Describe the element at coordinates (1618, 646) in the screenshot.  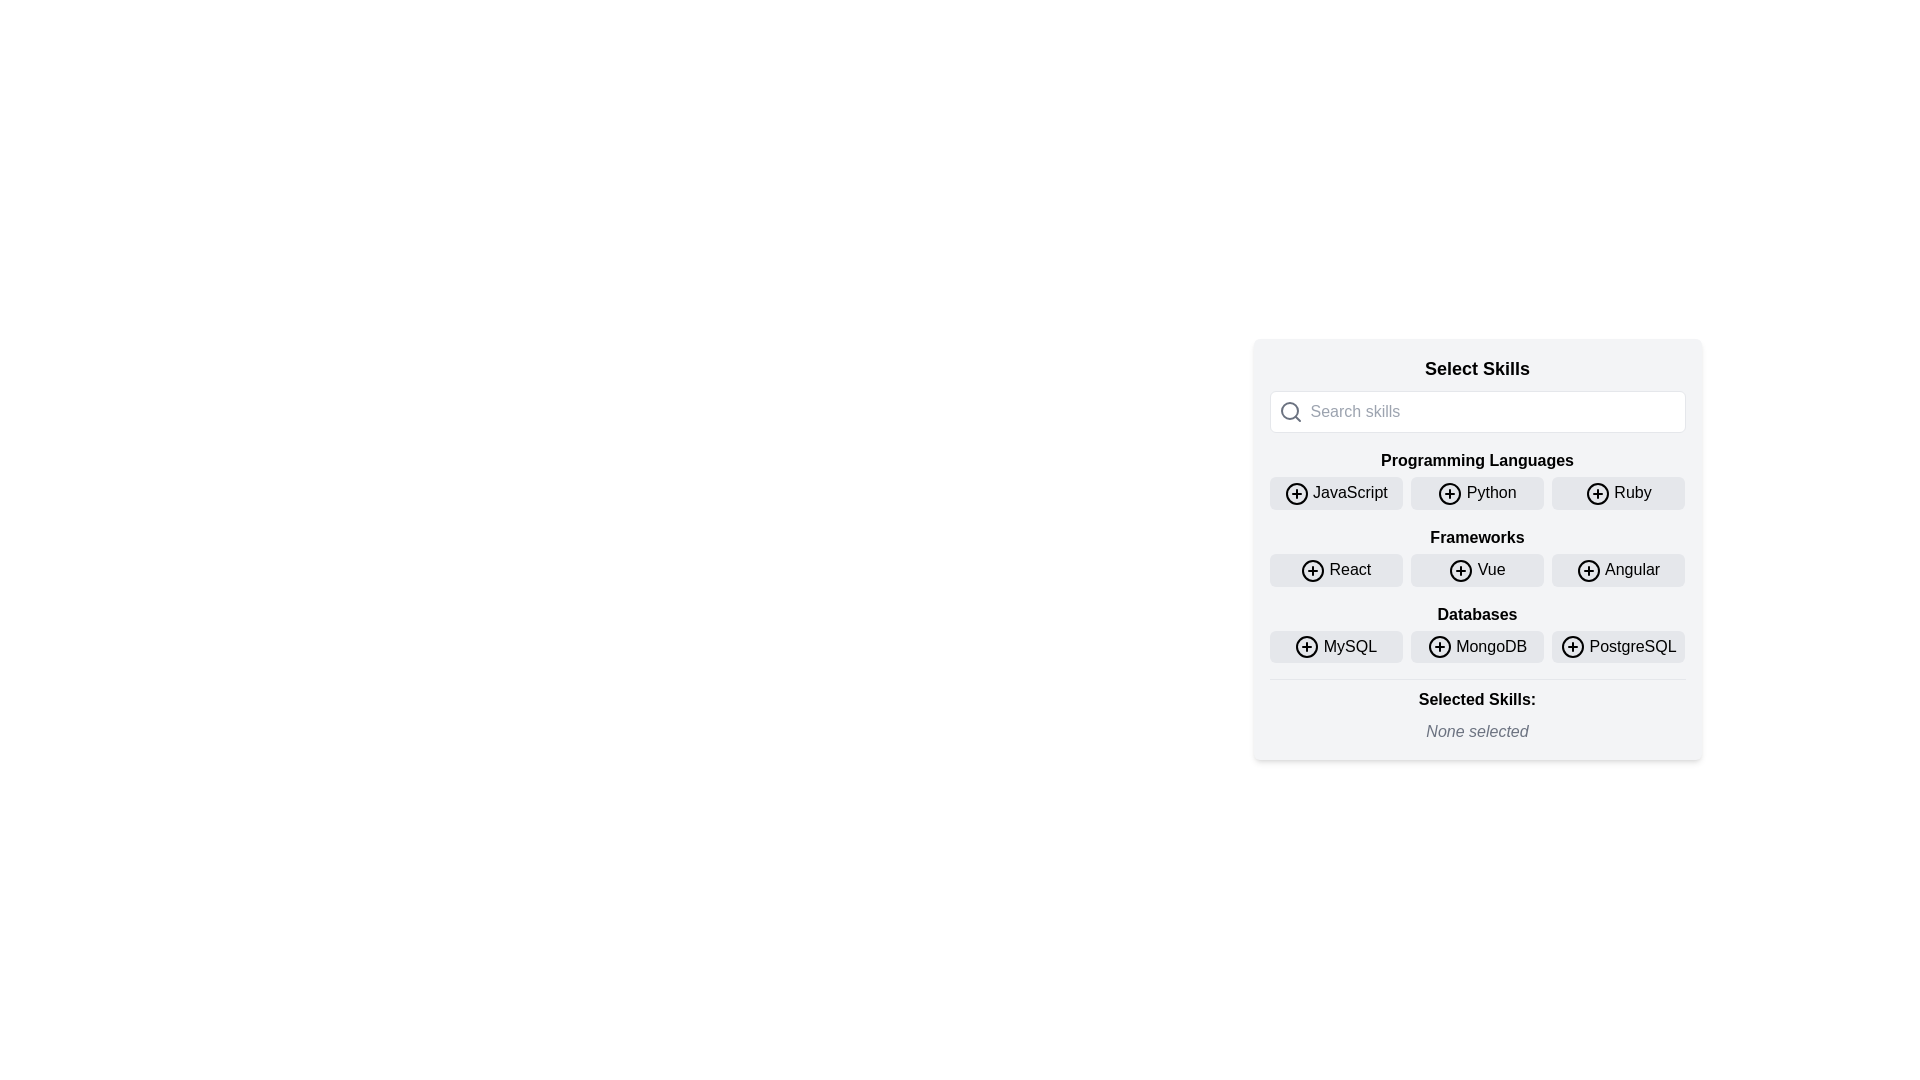
I see `the button labeled 'PostgreSQL' located in the bottom-right corner of the 'Databases' section` at that location.